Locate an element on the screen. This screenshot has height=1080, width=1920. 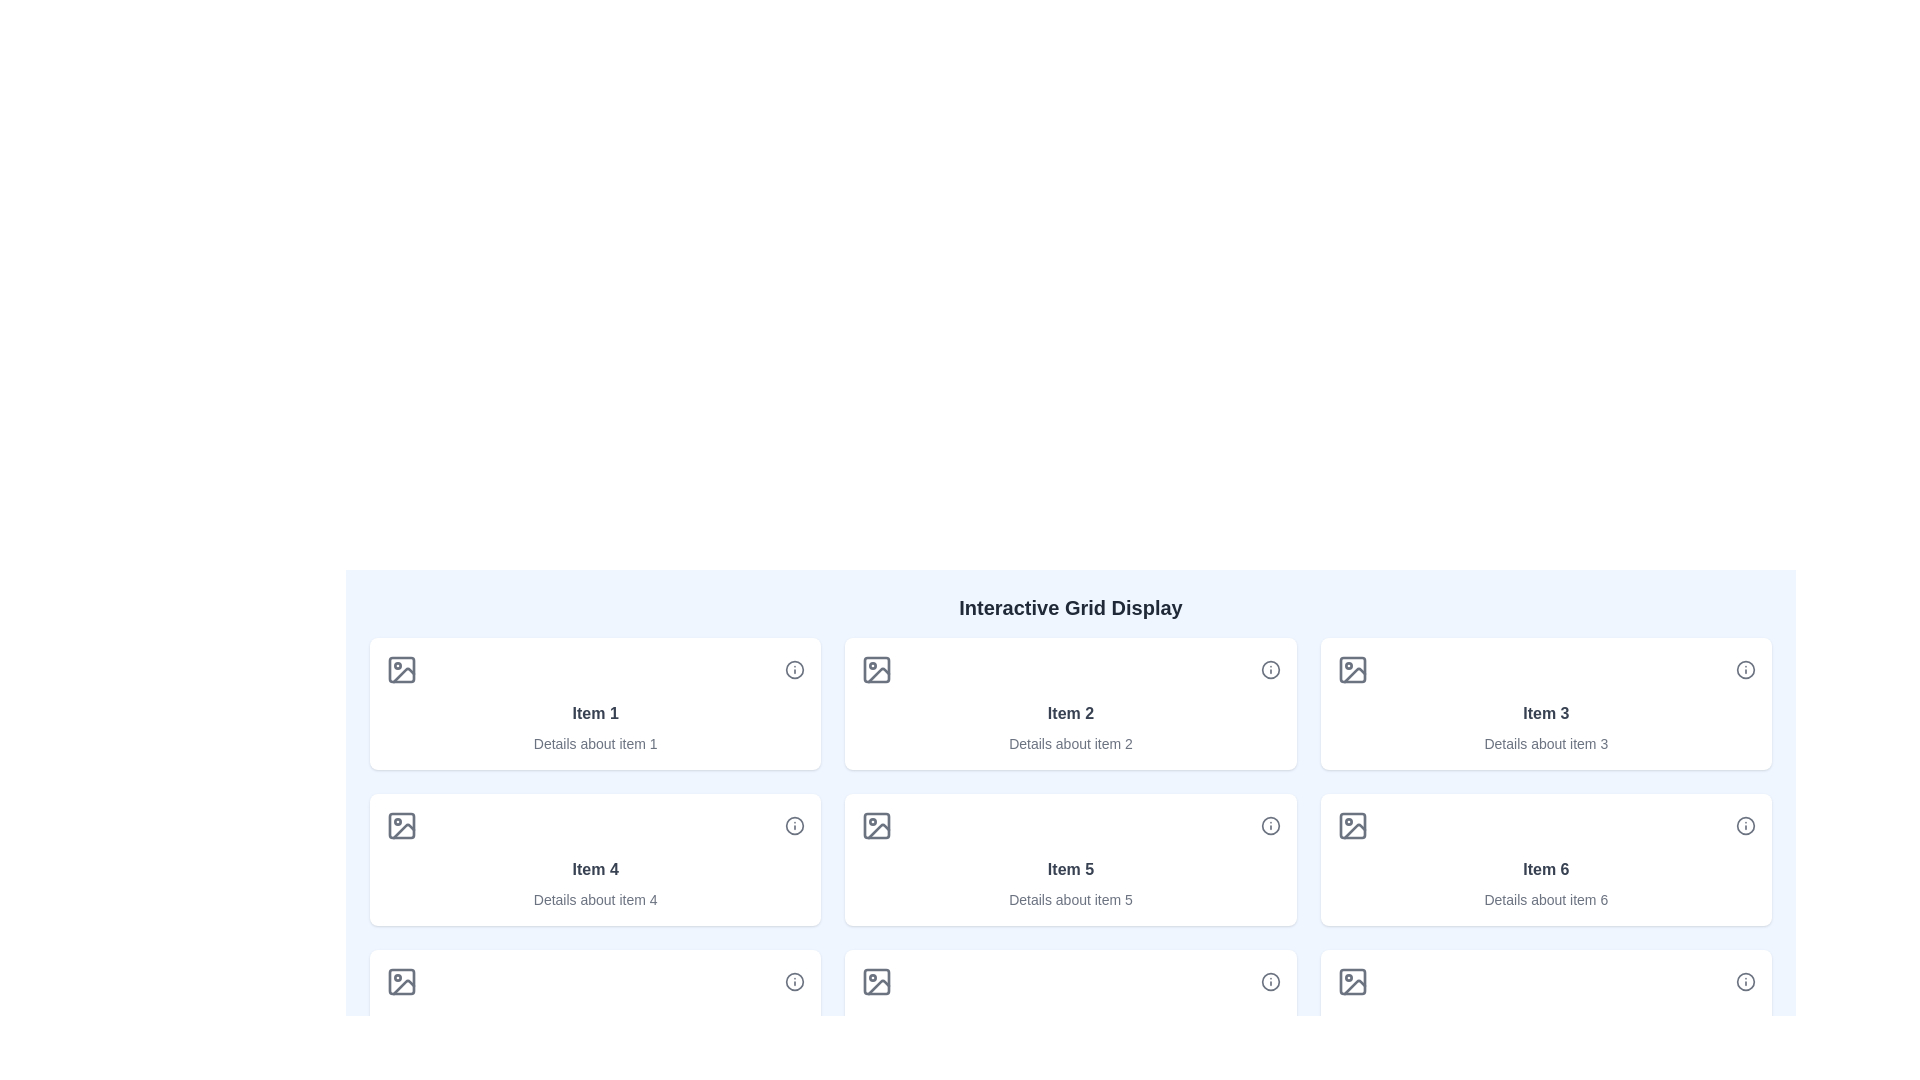
the icon located is located at coordinates (401, 981).